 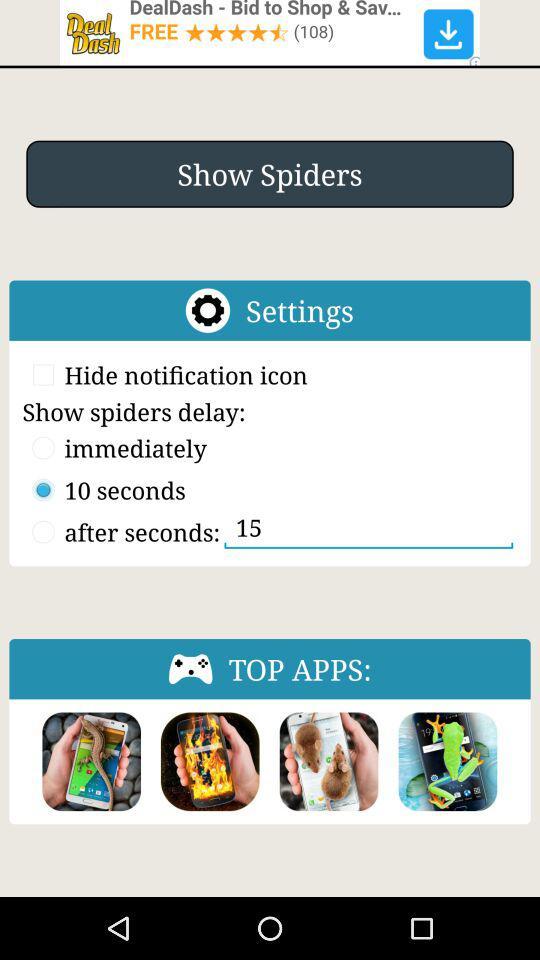 I want to click on app download page, so click(x=329, y=760).